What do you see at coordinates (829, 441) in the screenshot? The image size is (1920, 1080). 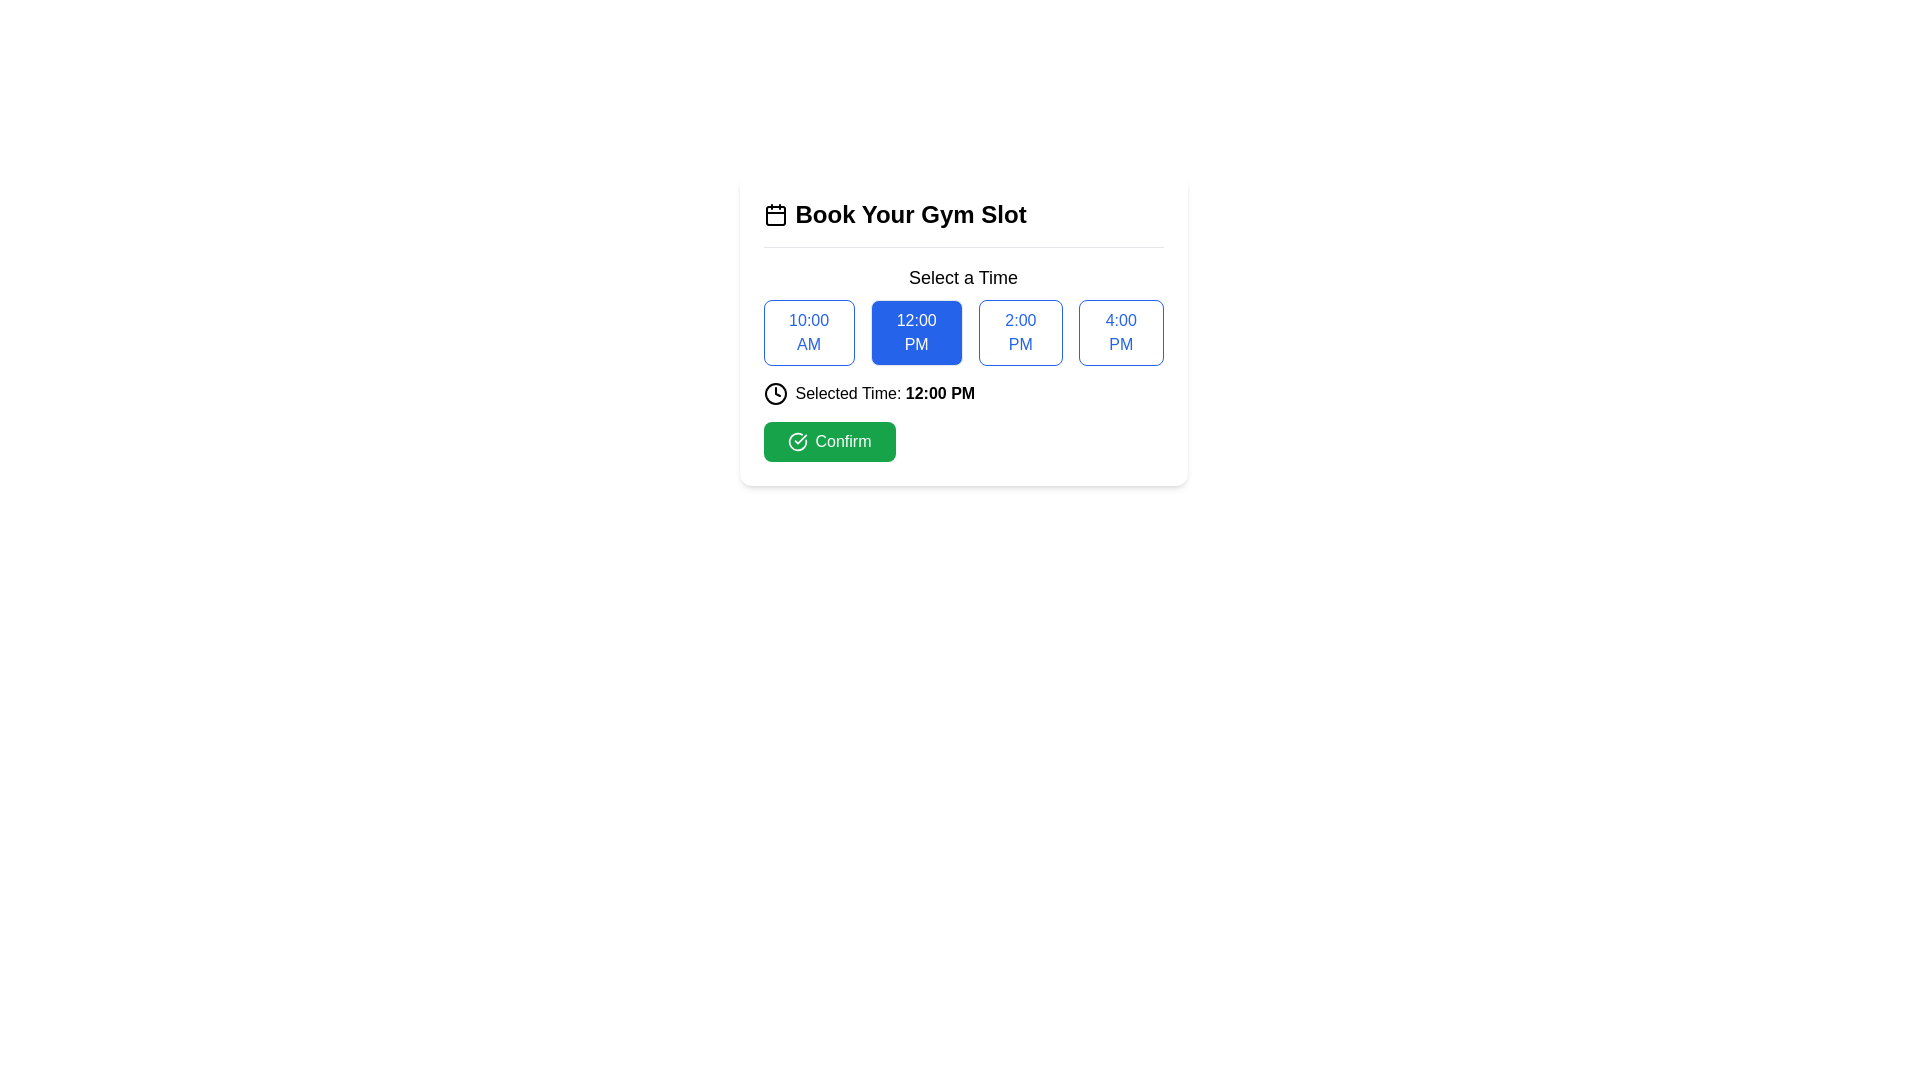 I see `the green rectangular button labeled 'Confirm' with a white checkmark icon to confirm` at bounding box center [829, 441].